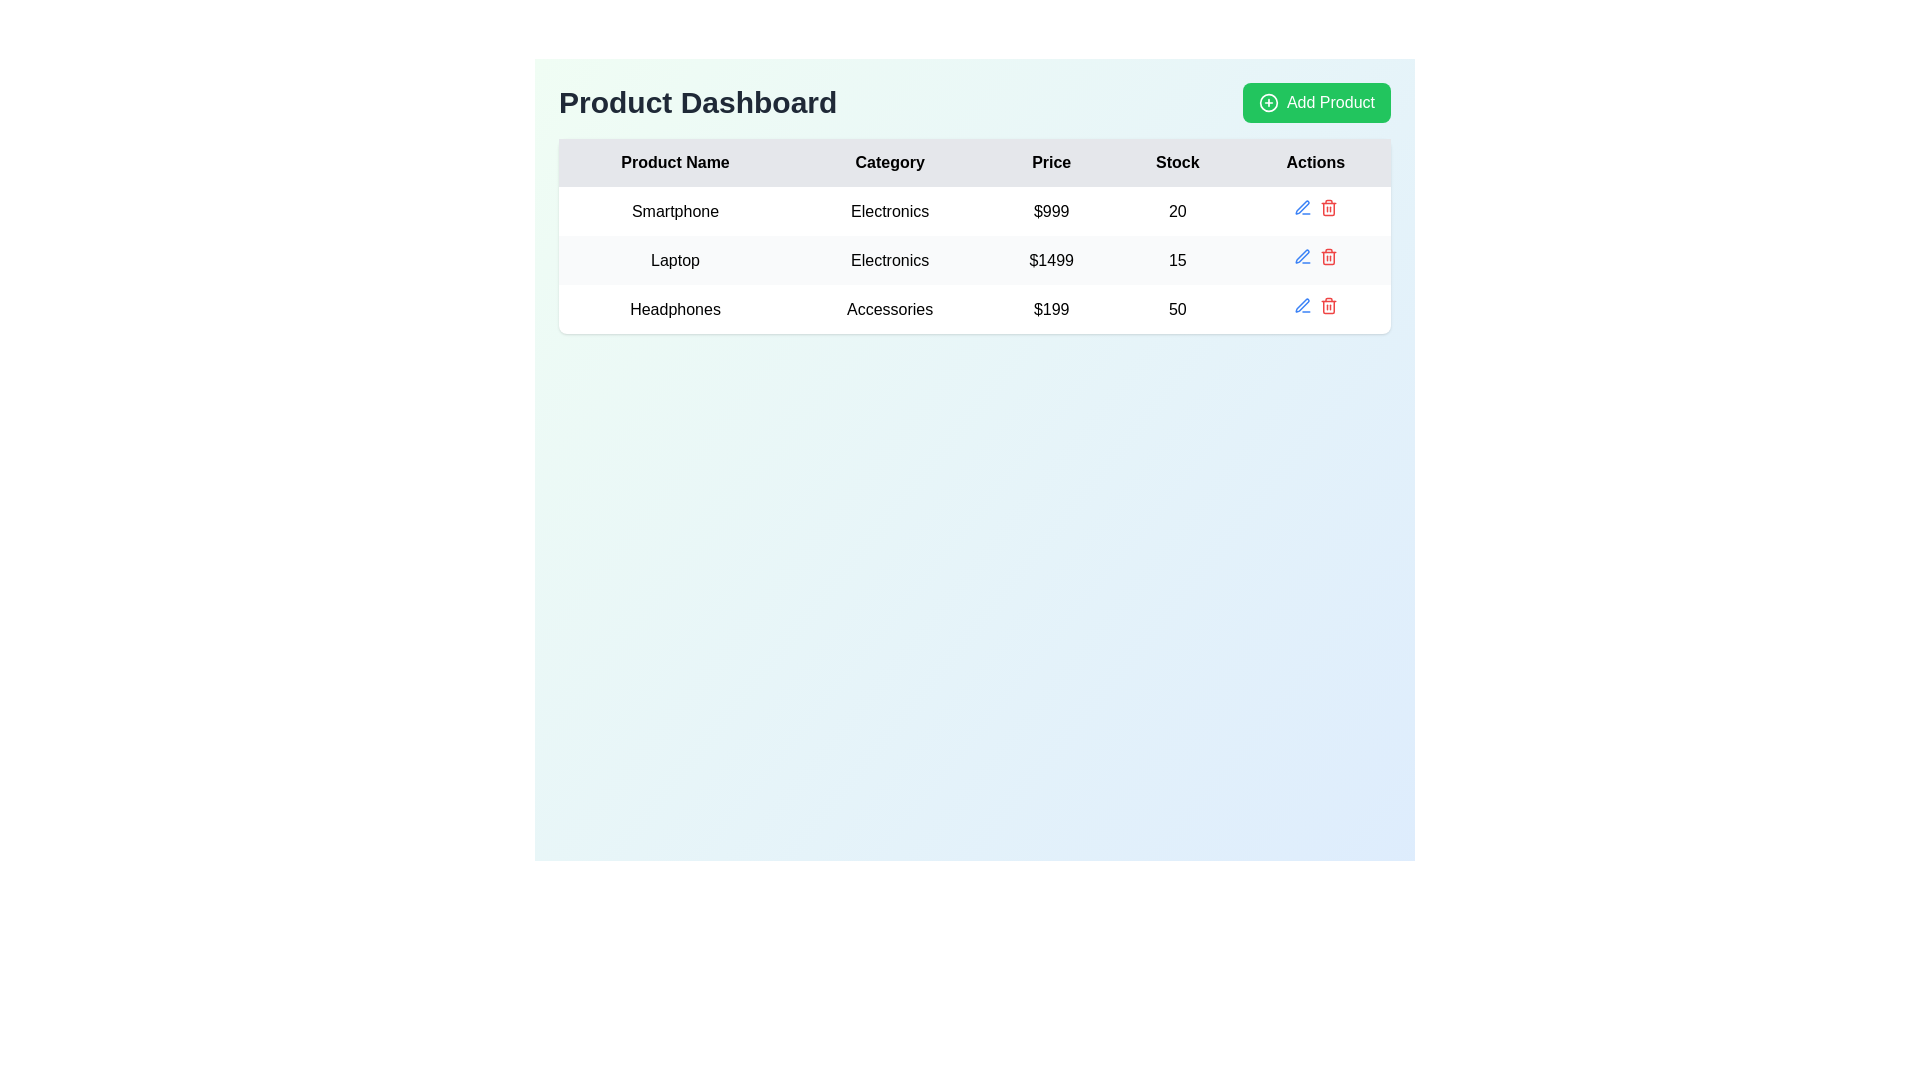 This screenshot has height=1080, width=1920. Describe the element at coordinates (1177, 309) in the screenshot. I see `the text label displaying the number '50' in the 'Stock' column for the product 'Headphones' in the last row of the table` at that location.